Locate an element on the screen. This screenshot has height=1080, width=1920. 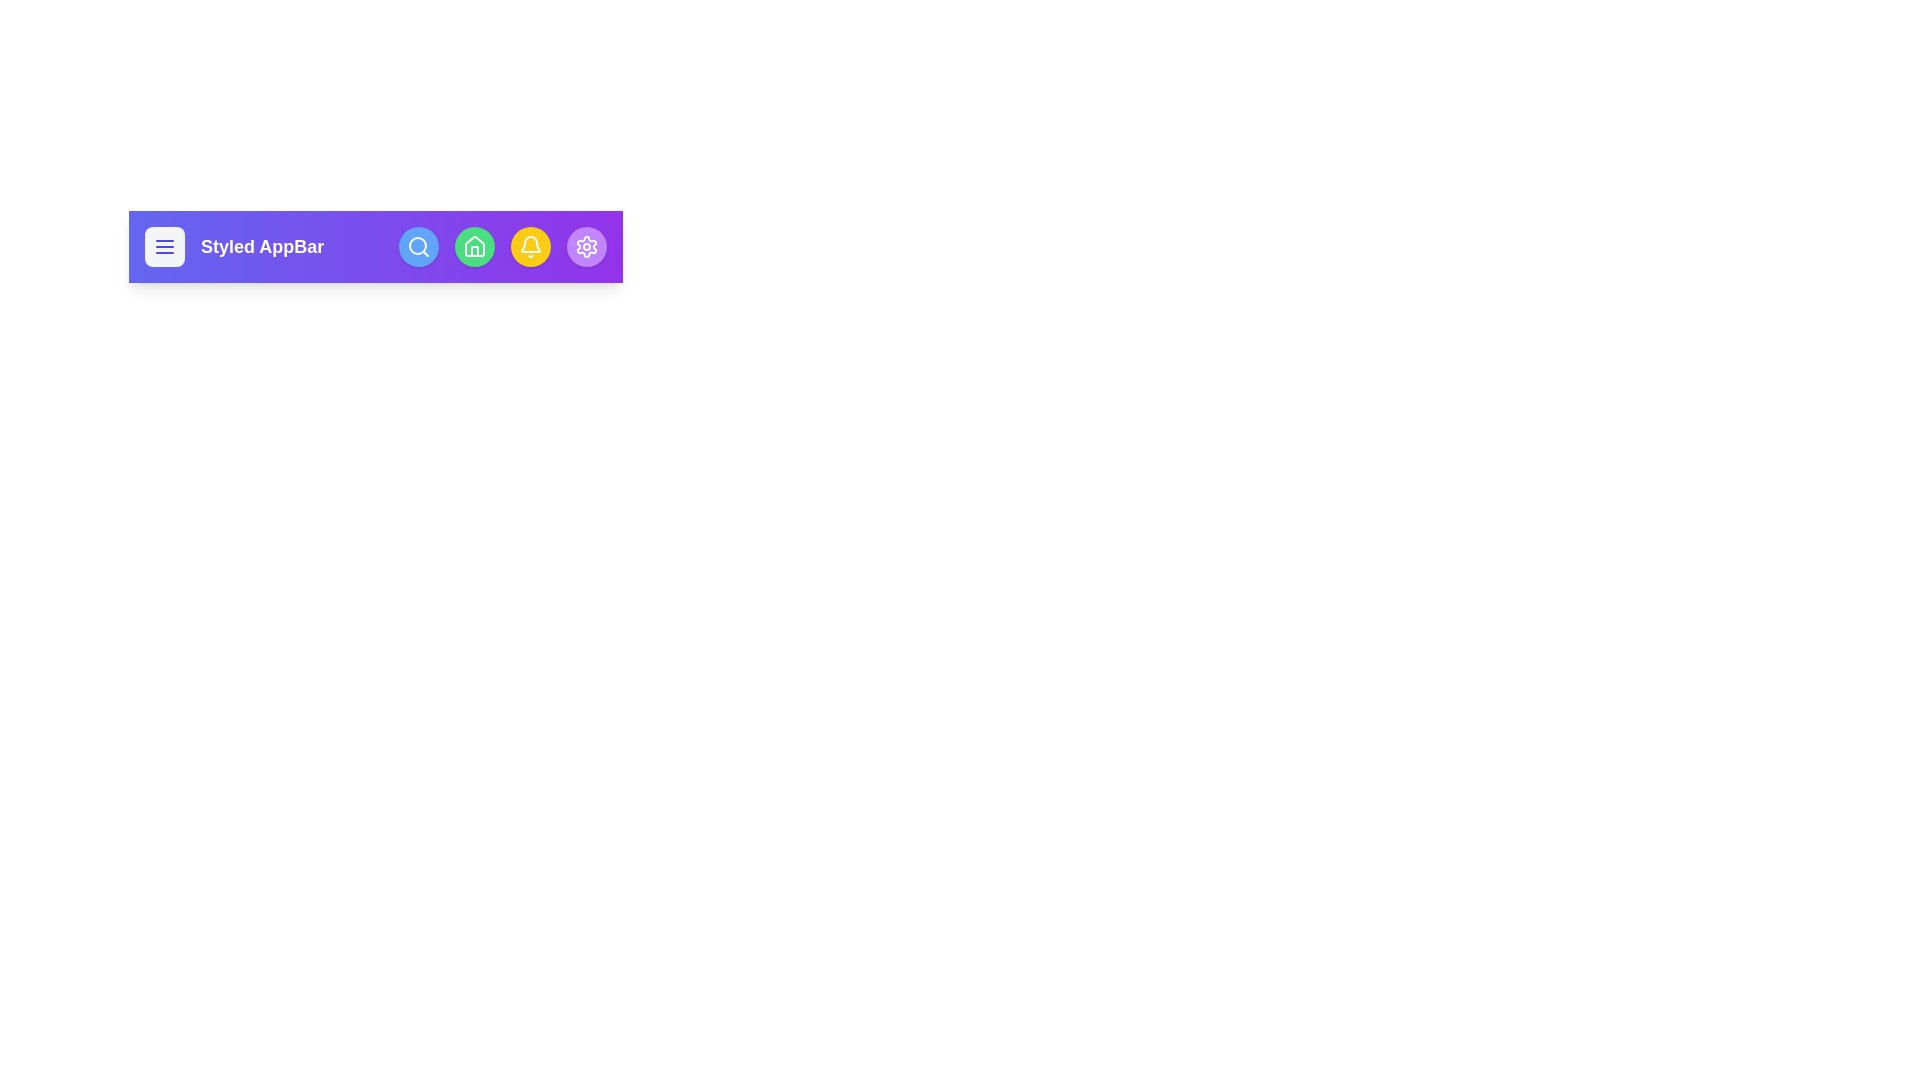
the 'Styled AppBar' text to interact with it is located at coordinates (261, 245).